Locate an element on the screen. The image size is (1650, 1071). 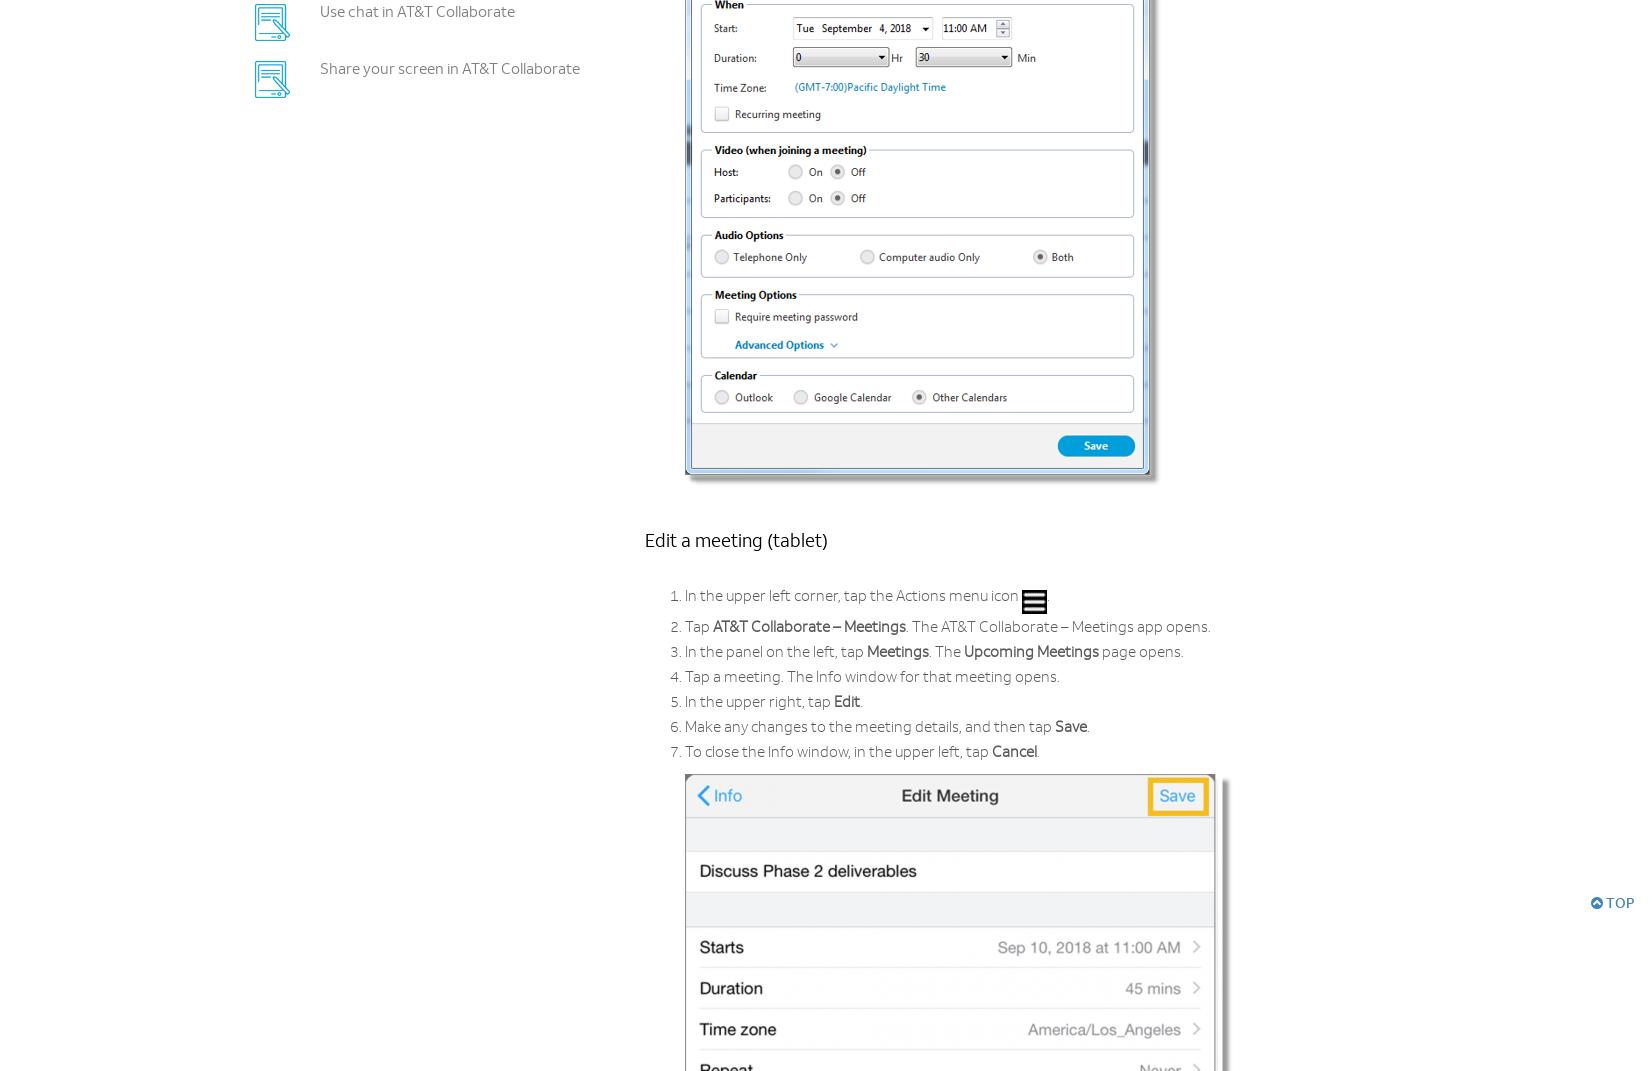
'Make any changes to the meeting details, and then tap' is located at coordinates (870, 728).